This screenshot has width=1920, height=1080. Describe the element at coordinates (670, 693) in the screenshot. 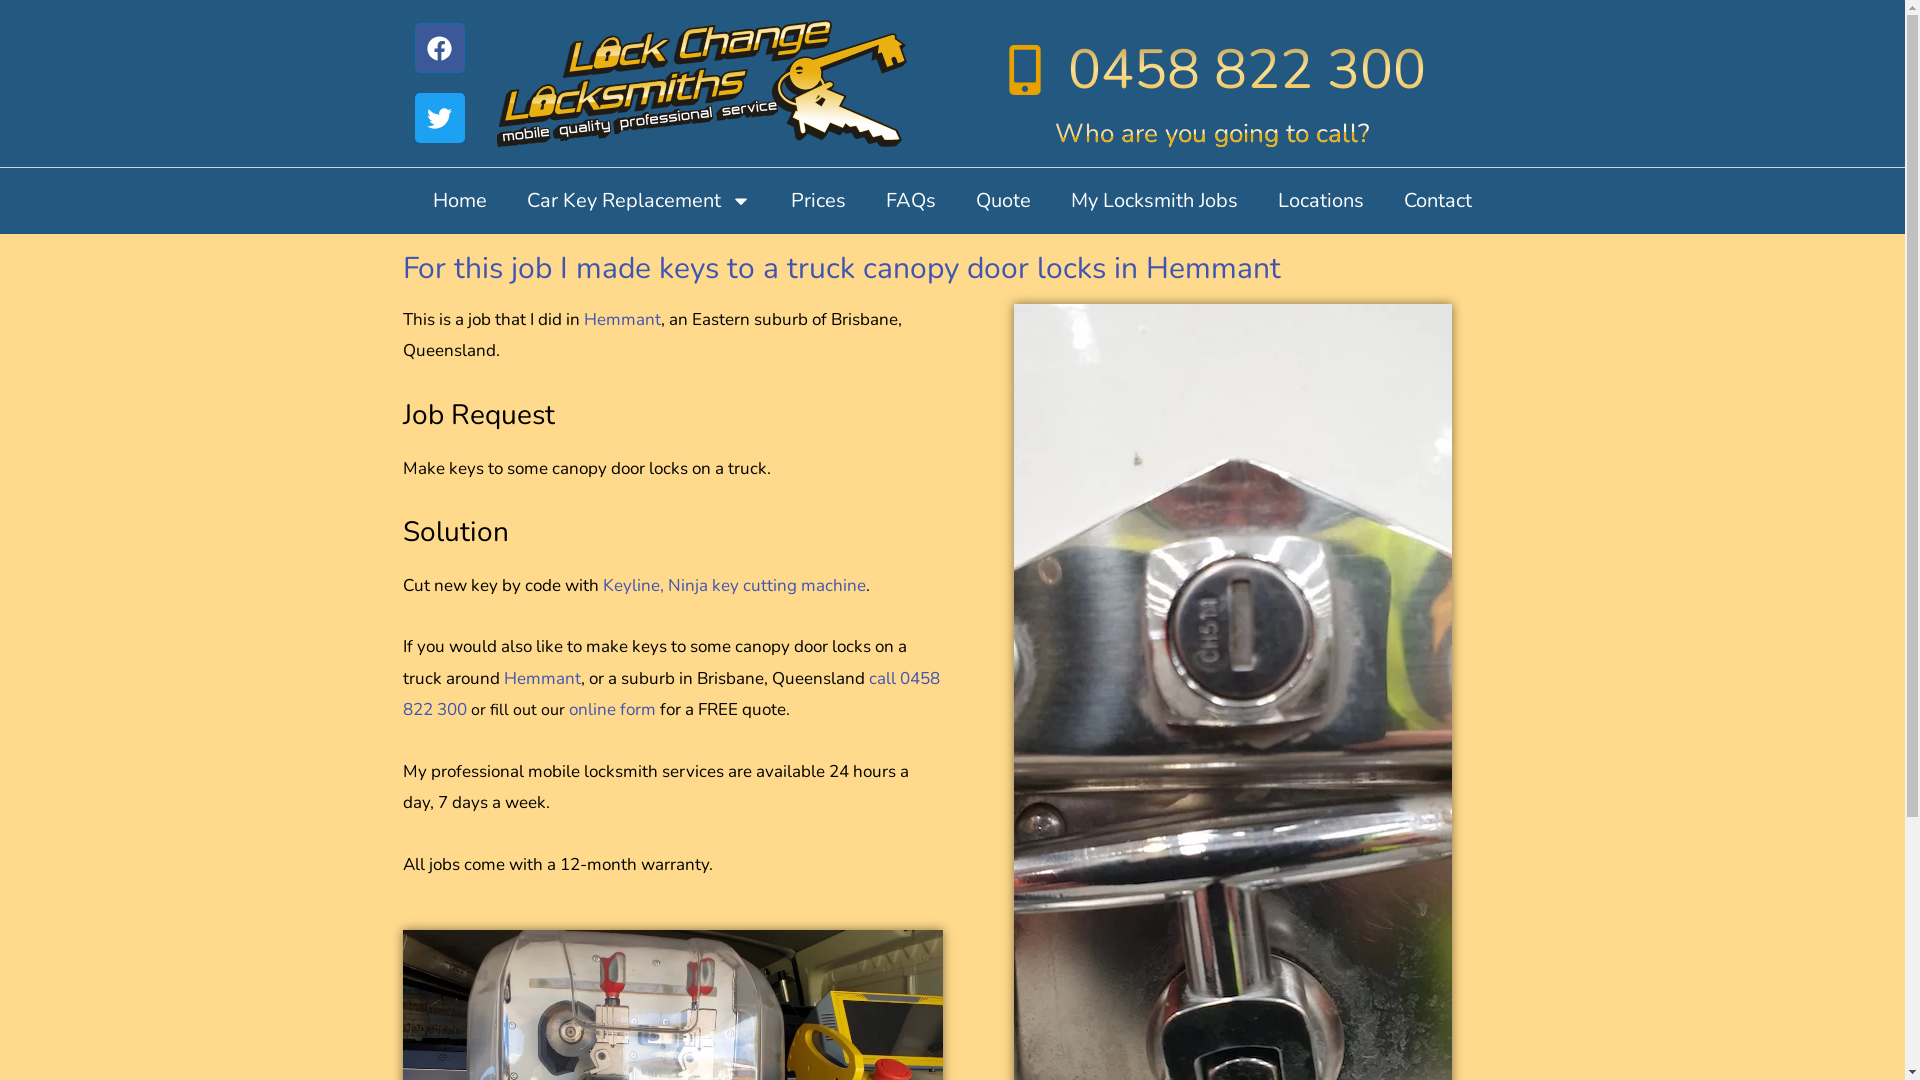

I see `'call 0458 822 300'` at that location.